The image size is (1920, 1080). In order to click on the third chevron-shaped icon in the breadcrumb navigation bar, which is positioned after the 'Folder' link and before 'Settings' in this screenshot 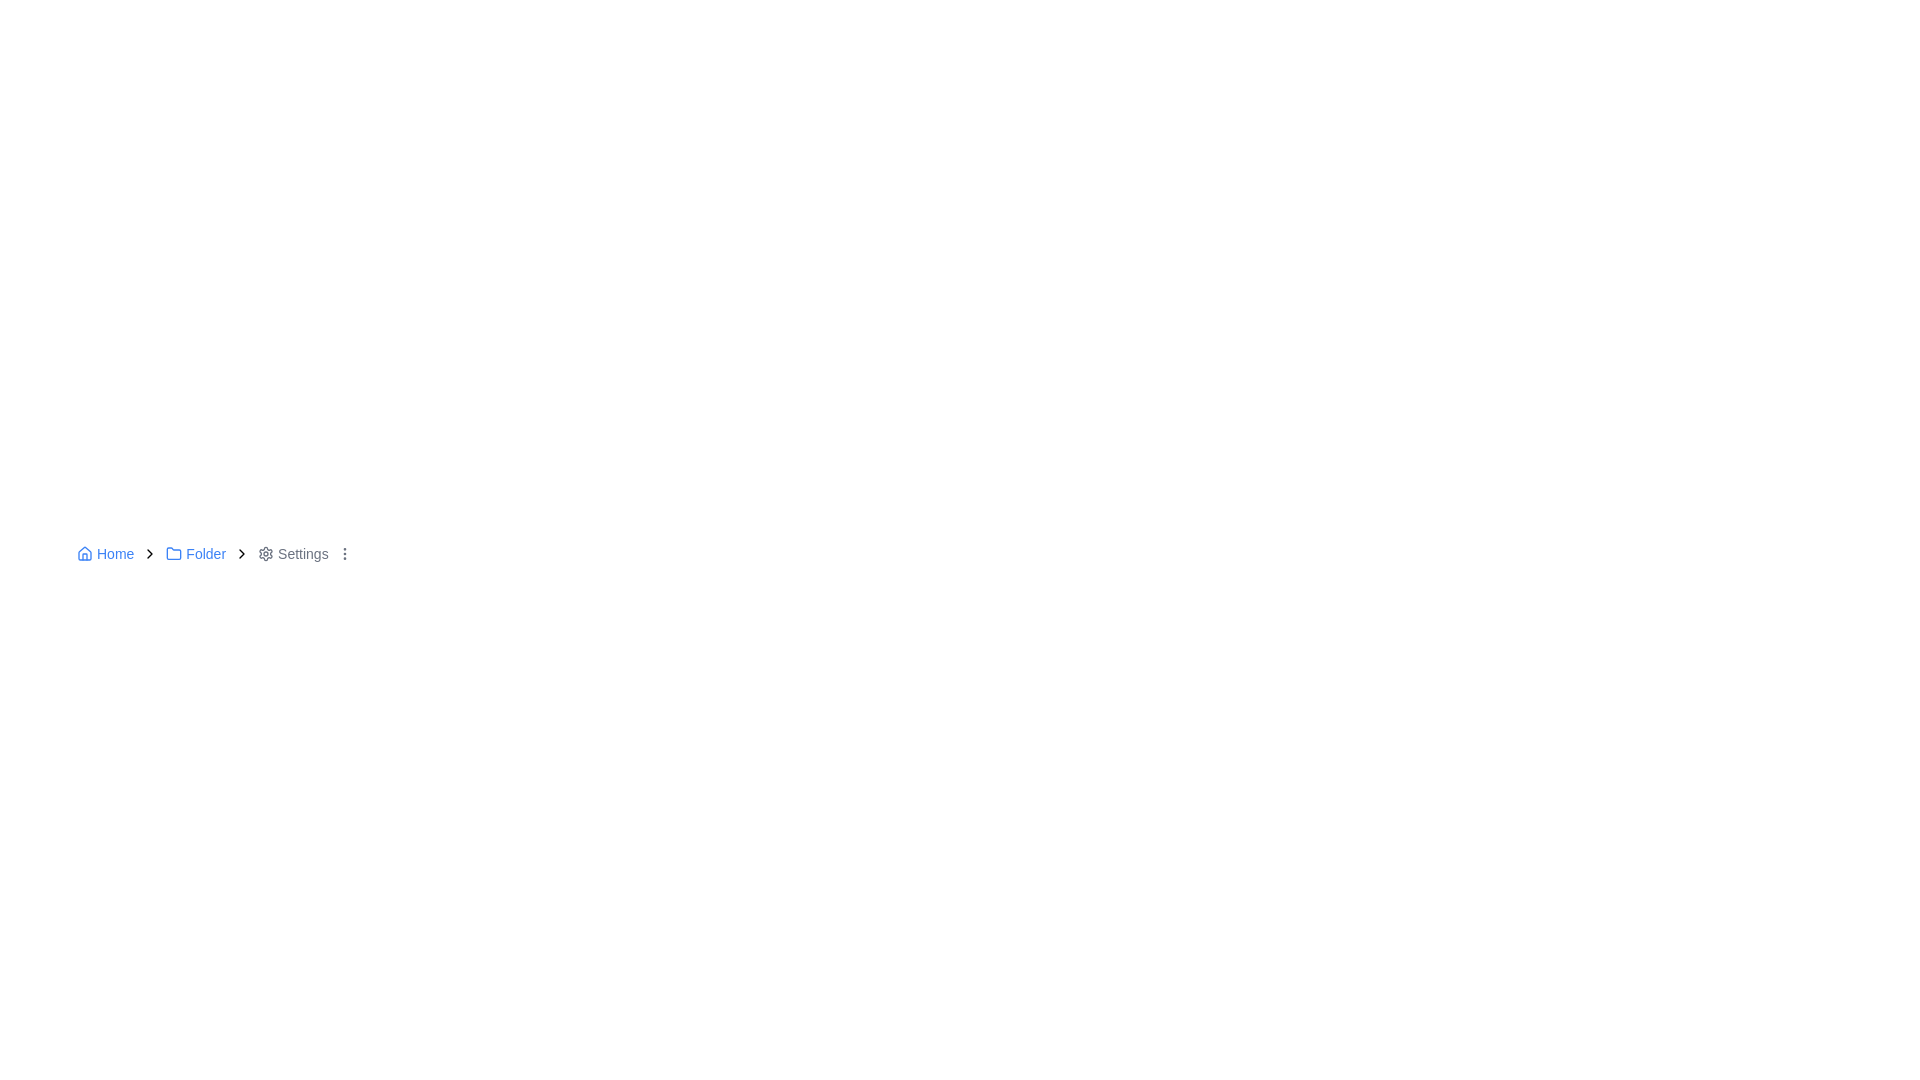, I will do `click(241, 554)`.